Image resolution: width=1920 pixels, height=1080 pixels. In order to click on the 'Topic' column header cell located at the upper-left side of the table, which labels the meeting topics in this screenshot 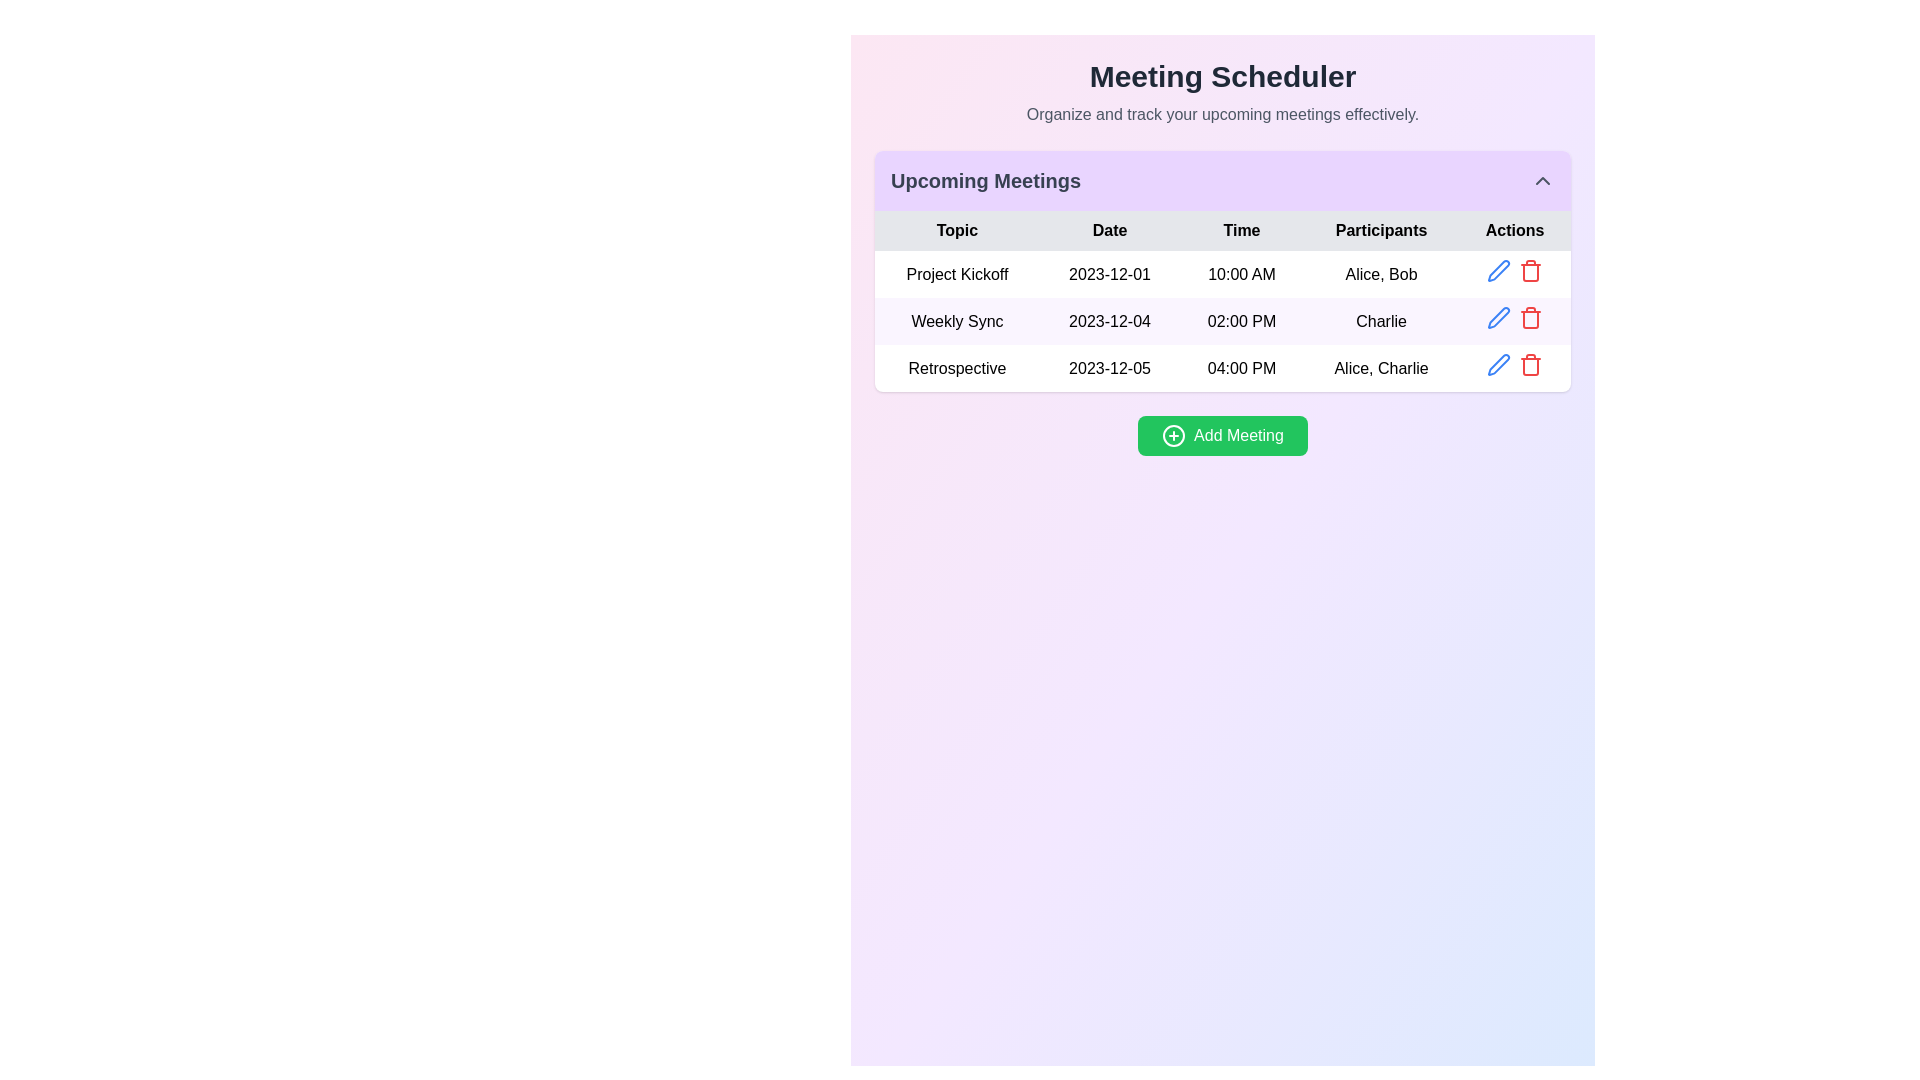, I will do `click(956, 230)`.